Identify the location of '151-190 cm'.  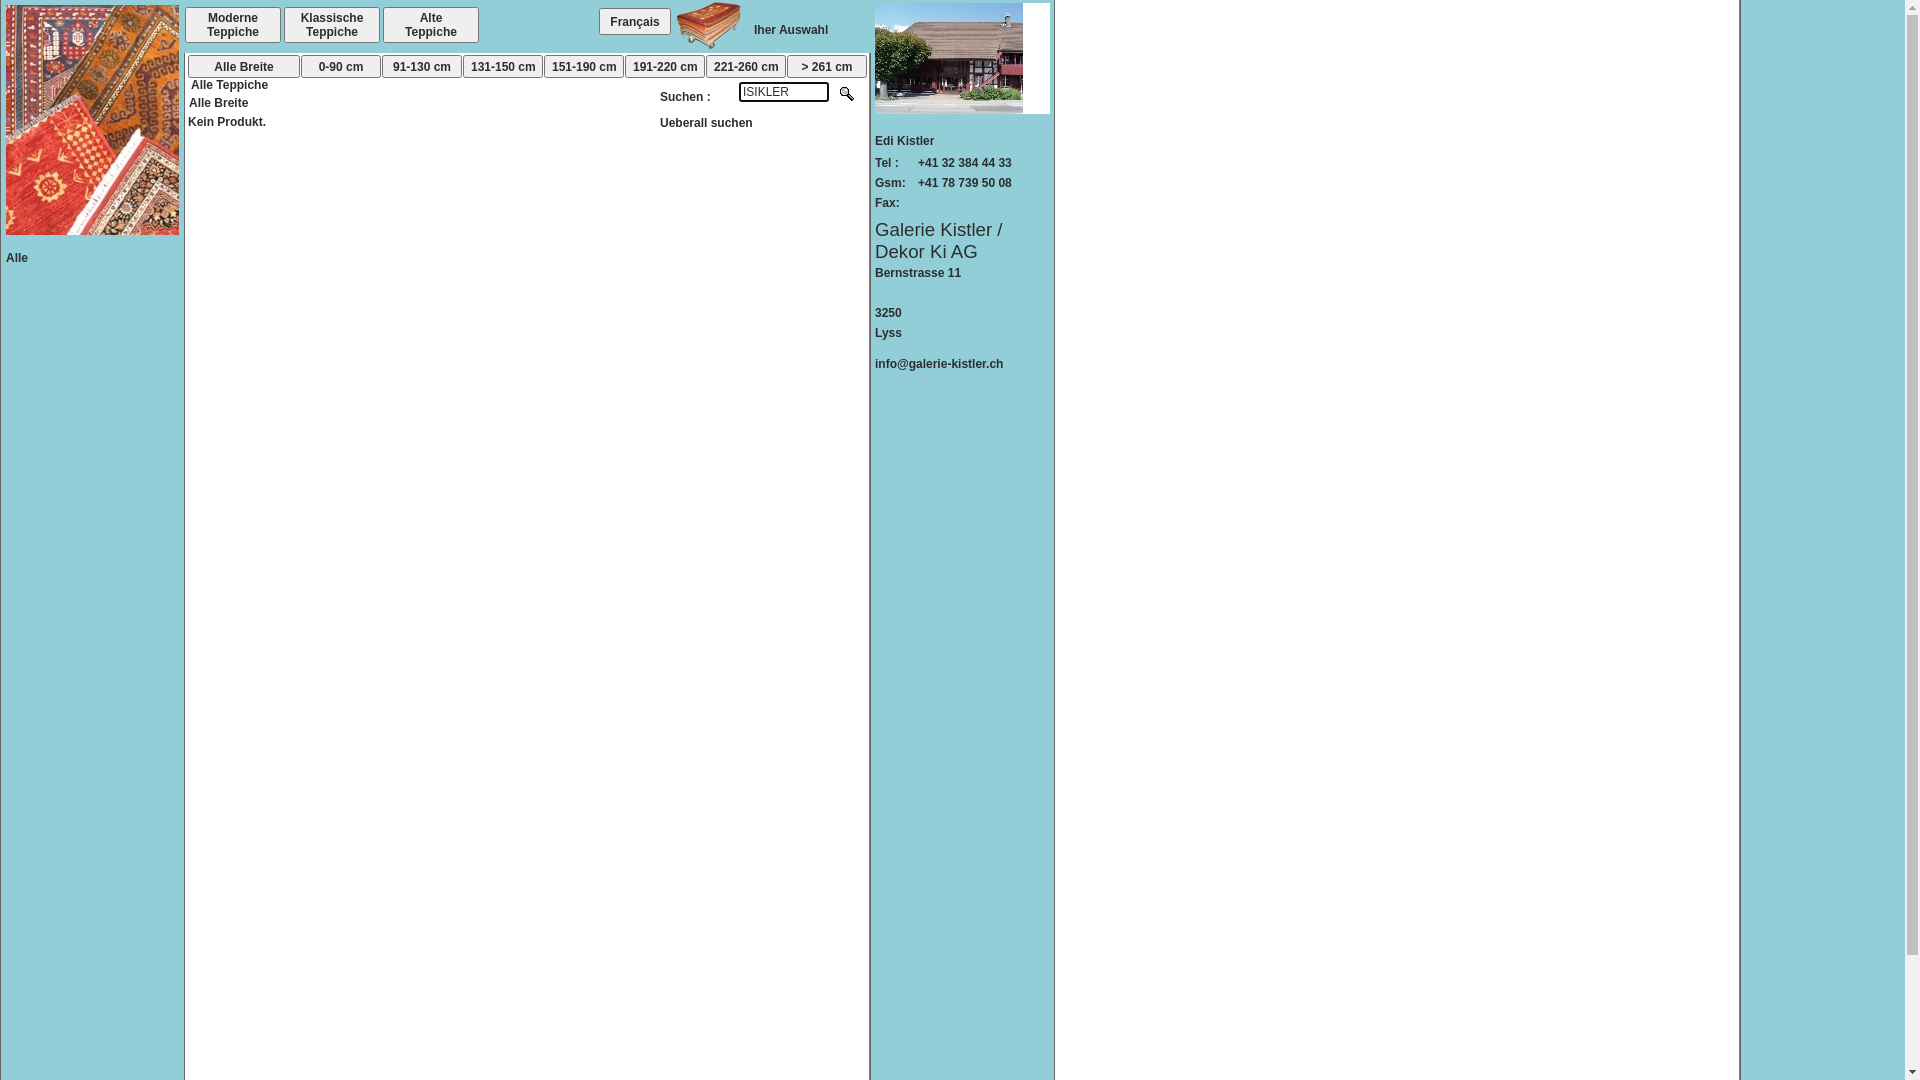
(583, 65).